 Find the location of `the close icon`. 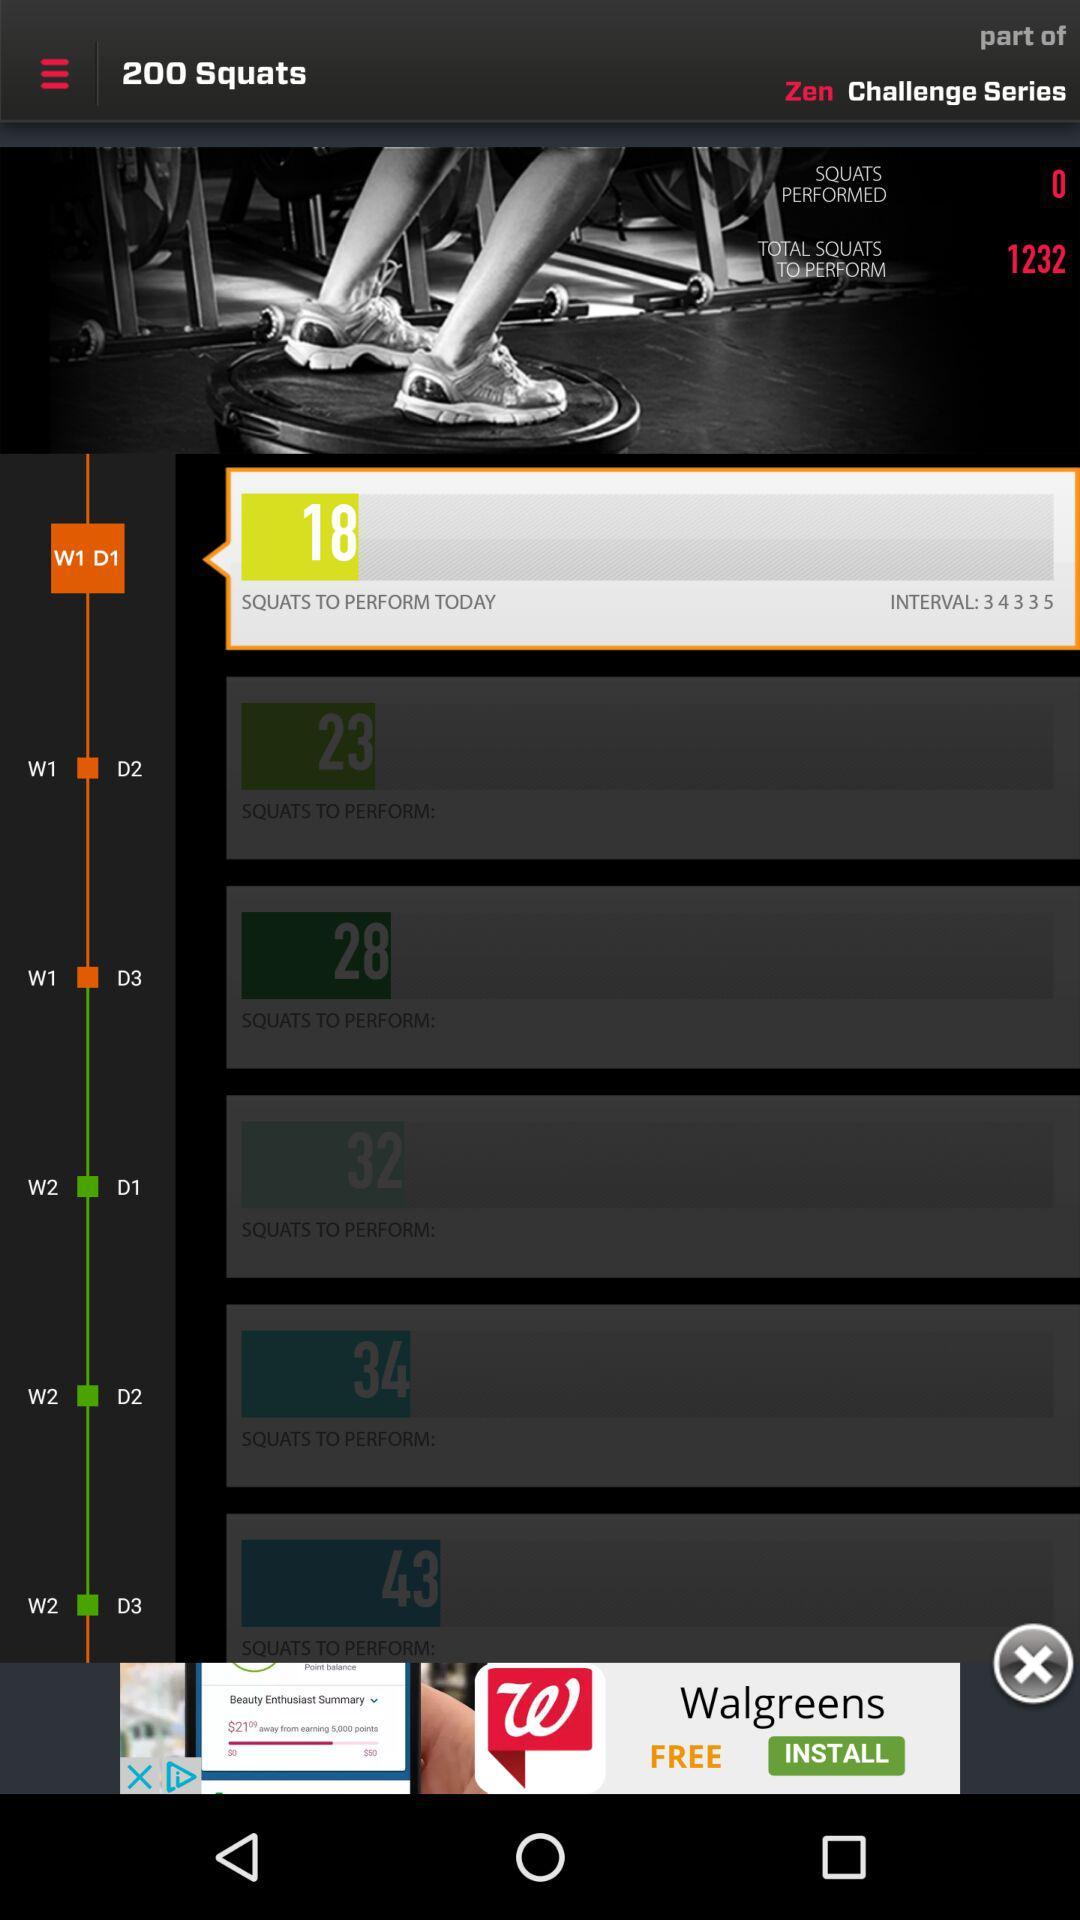

the close icon is located at coordinates (1032, 1667).